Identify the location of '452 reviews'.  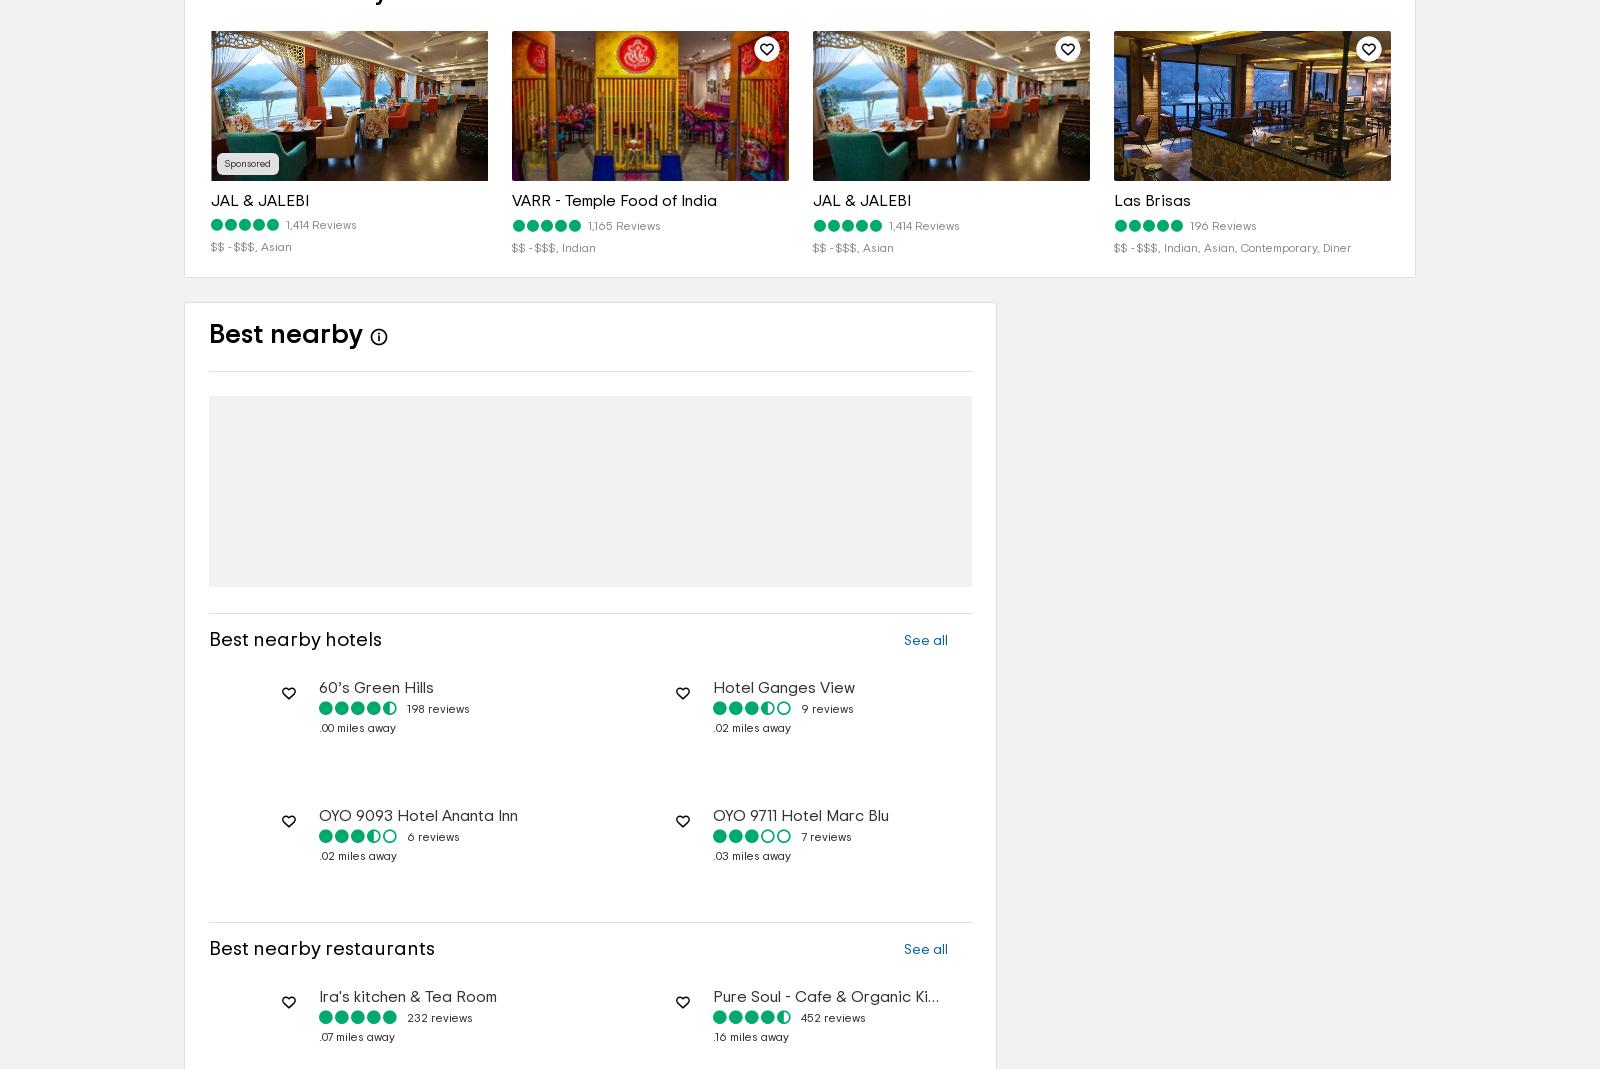
(831, 1018).